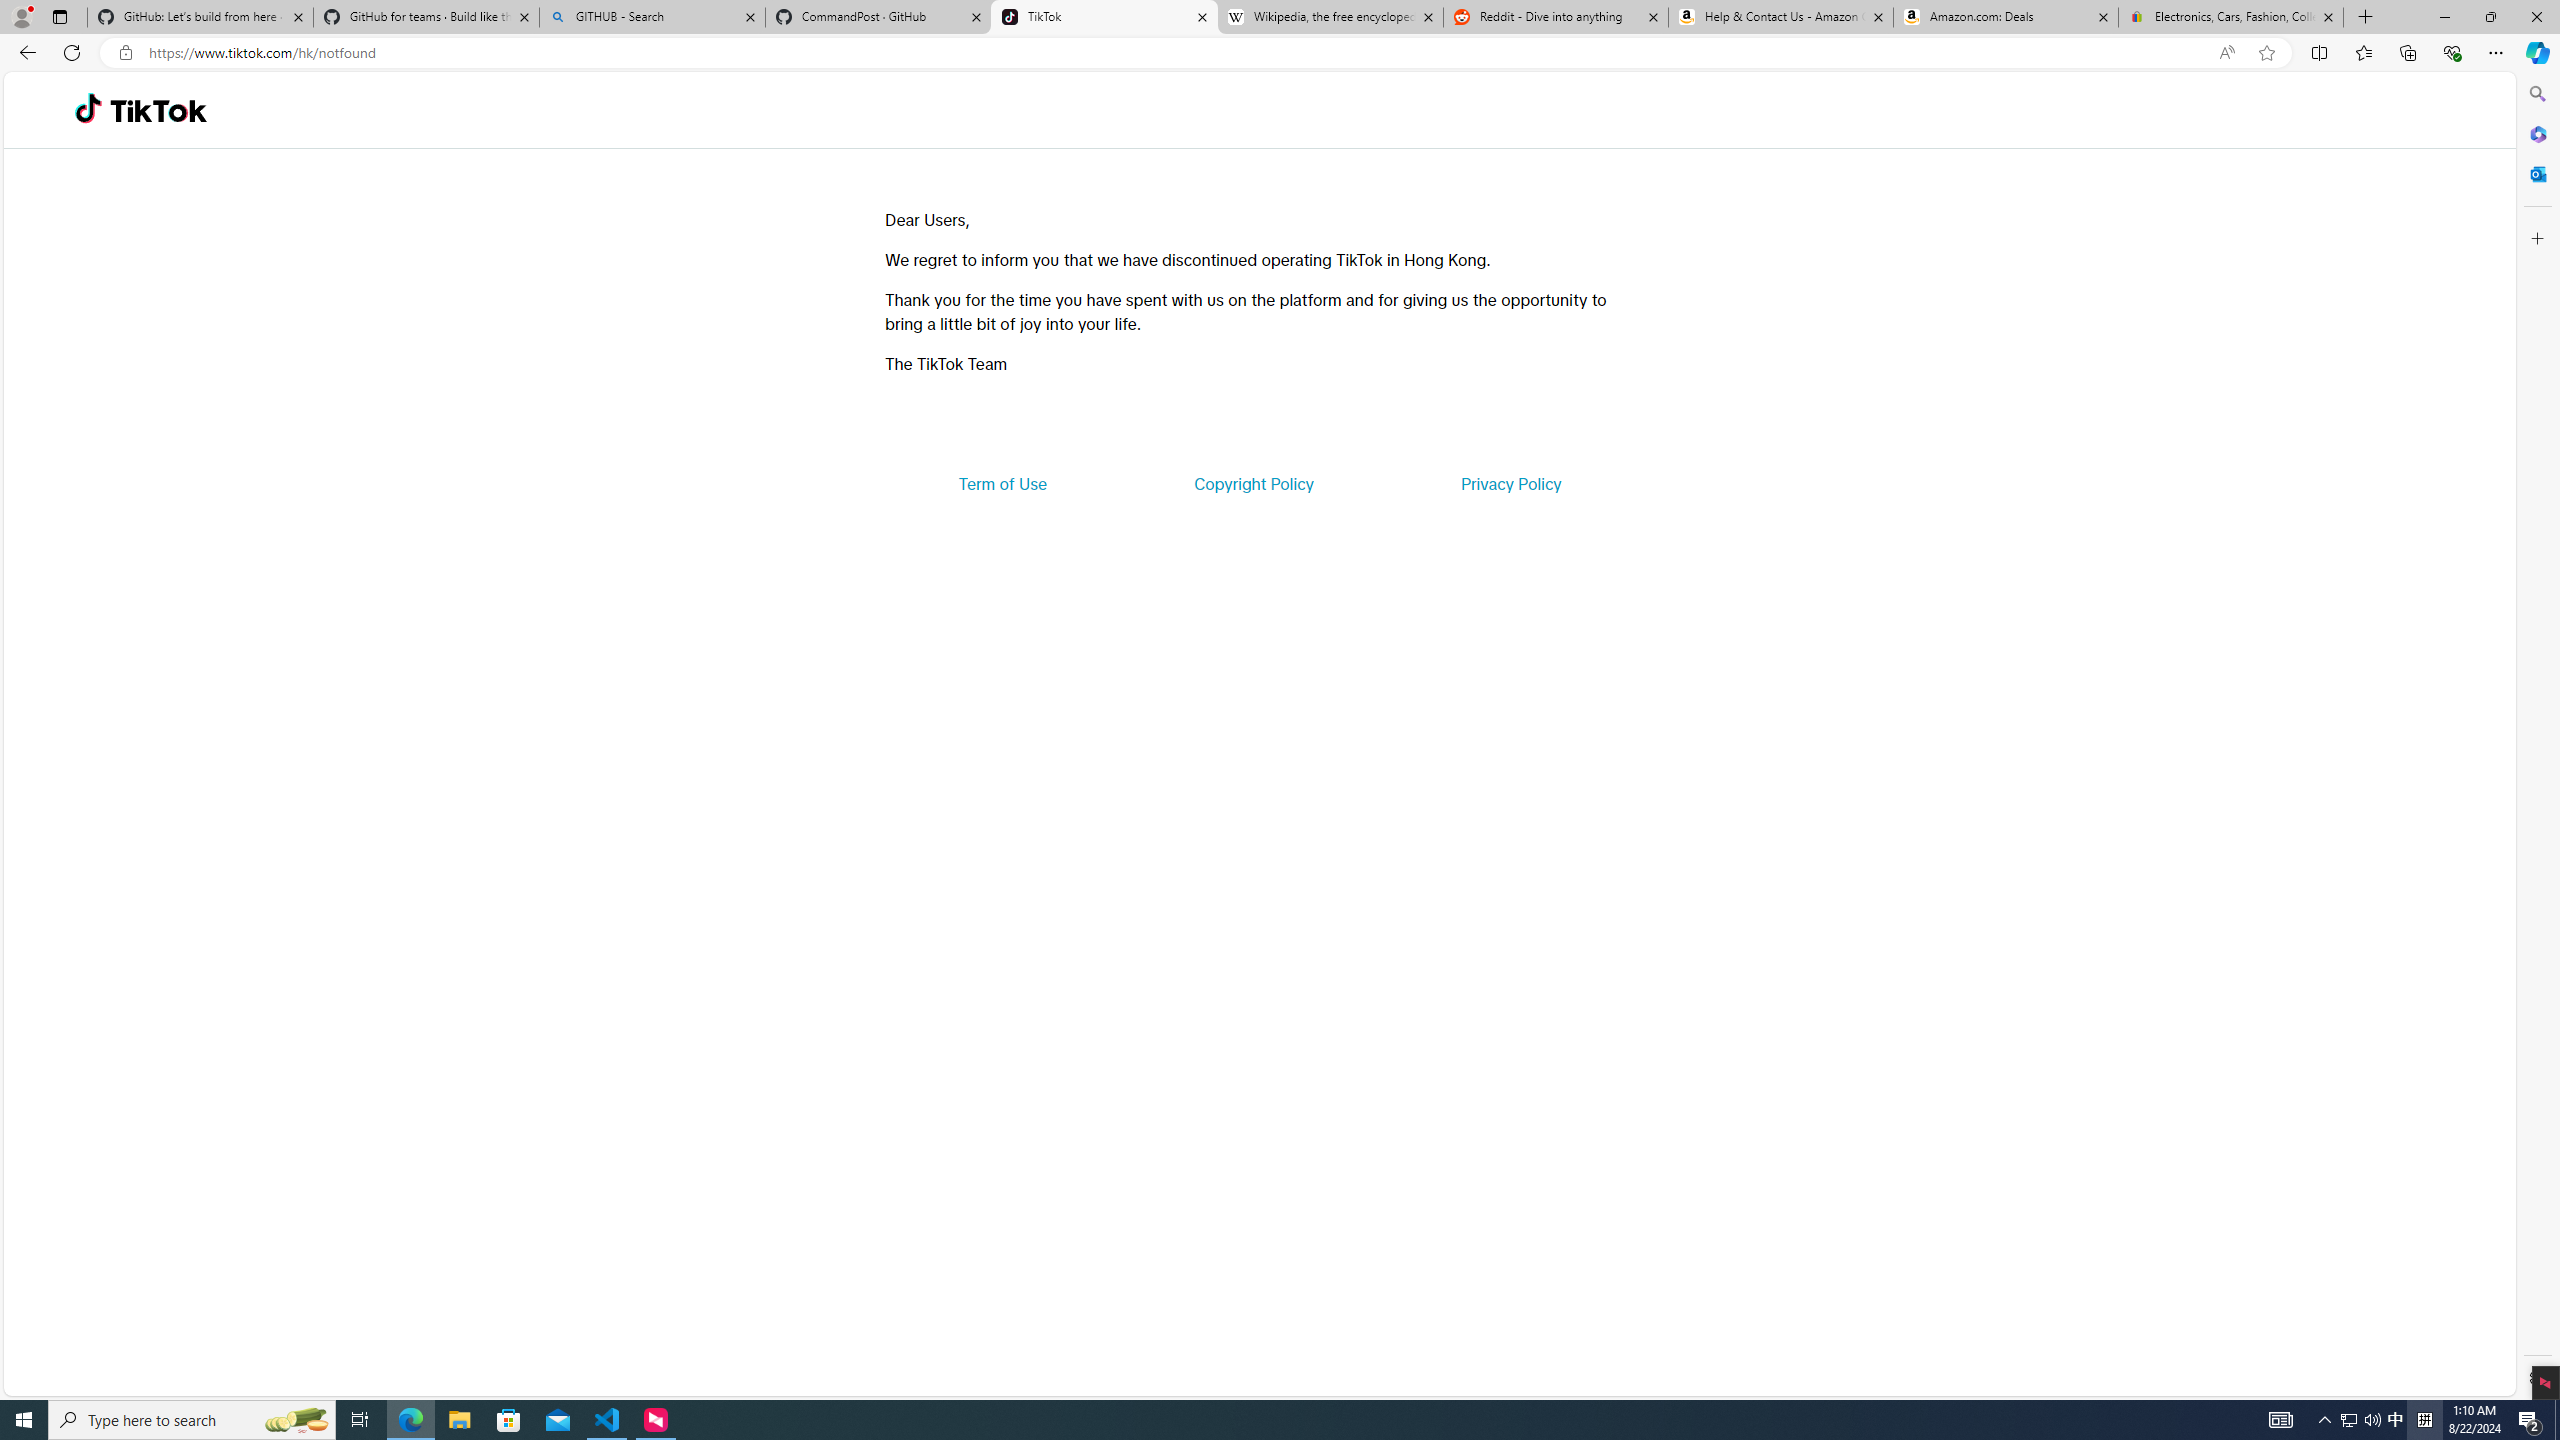 Image resolution: width=2560 pixels, height=1440 pixels. What do you see at coordinates (1002, 482) in the screenshot?
I see `'Term of Use'` at bounding box center [1002, 482].